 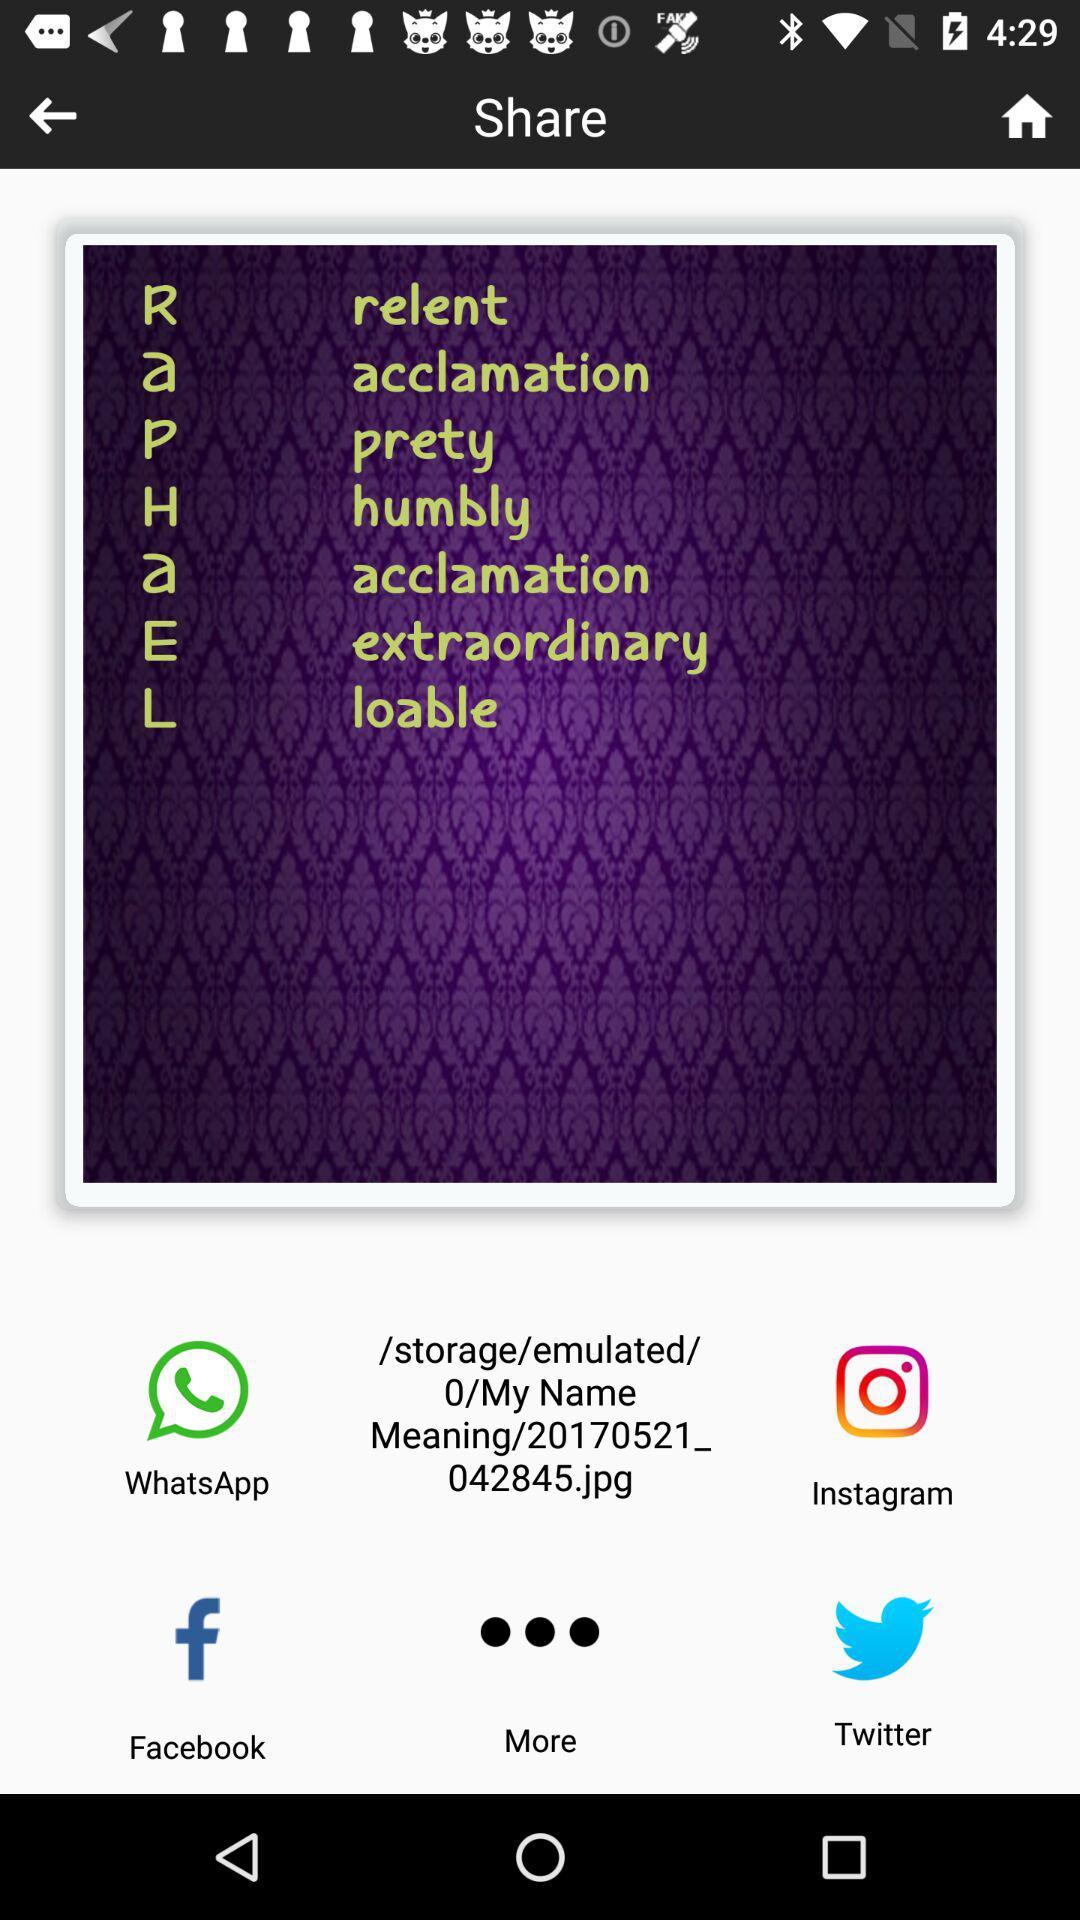 I want to click on the item above the instagram icon, so click(x=881, y=1390).